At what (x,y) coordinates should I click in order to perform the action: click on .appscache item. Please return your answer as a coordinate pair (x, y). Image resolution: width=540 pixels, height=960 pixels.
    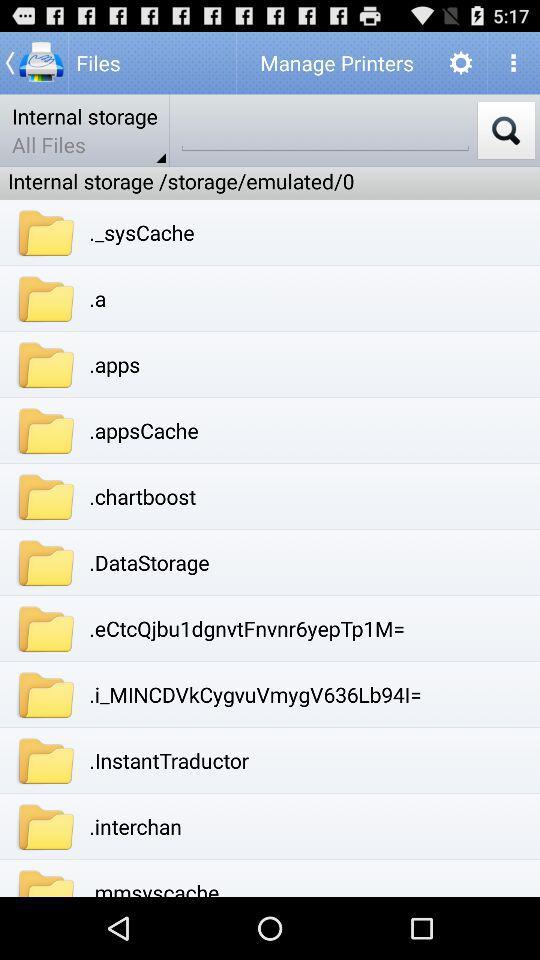
    Looking at the image, I should click on (143, 430).